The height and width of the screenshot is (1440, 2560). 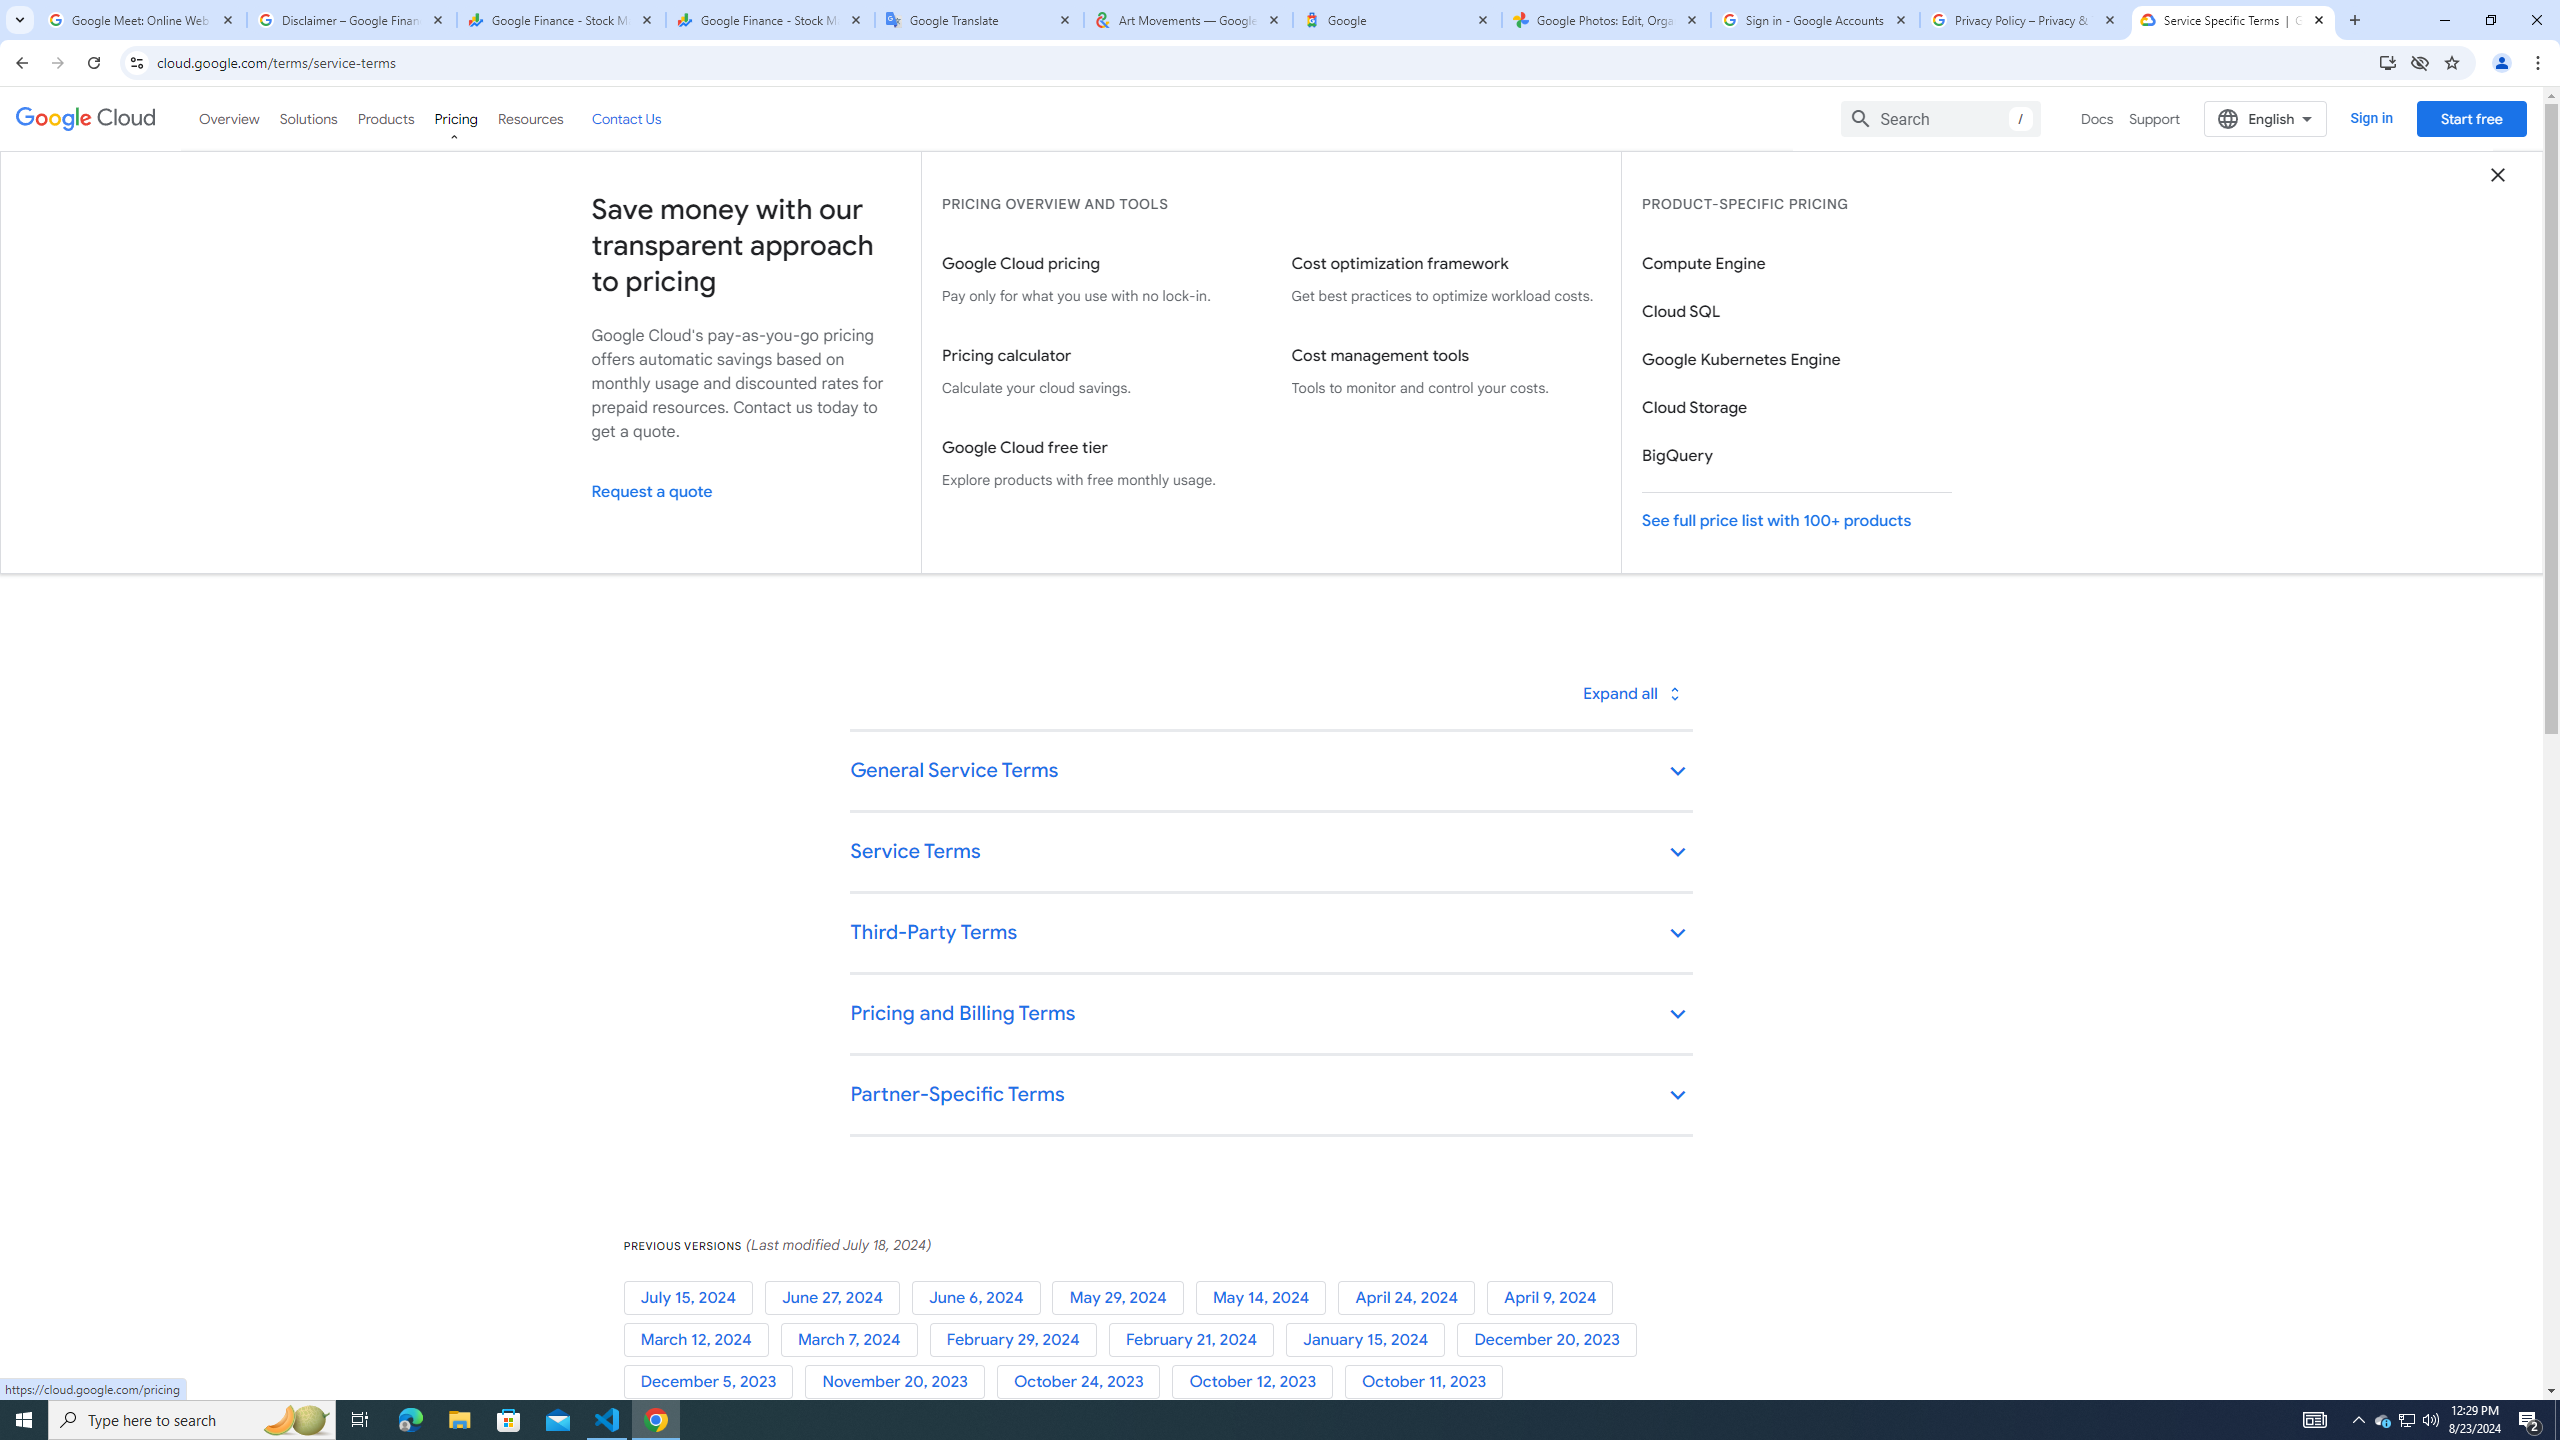 What do you see at coordinates (2388, 61) in the screenshot?
I see `'Install Google Cloud'` at bounding box center [2388, 61].